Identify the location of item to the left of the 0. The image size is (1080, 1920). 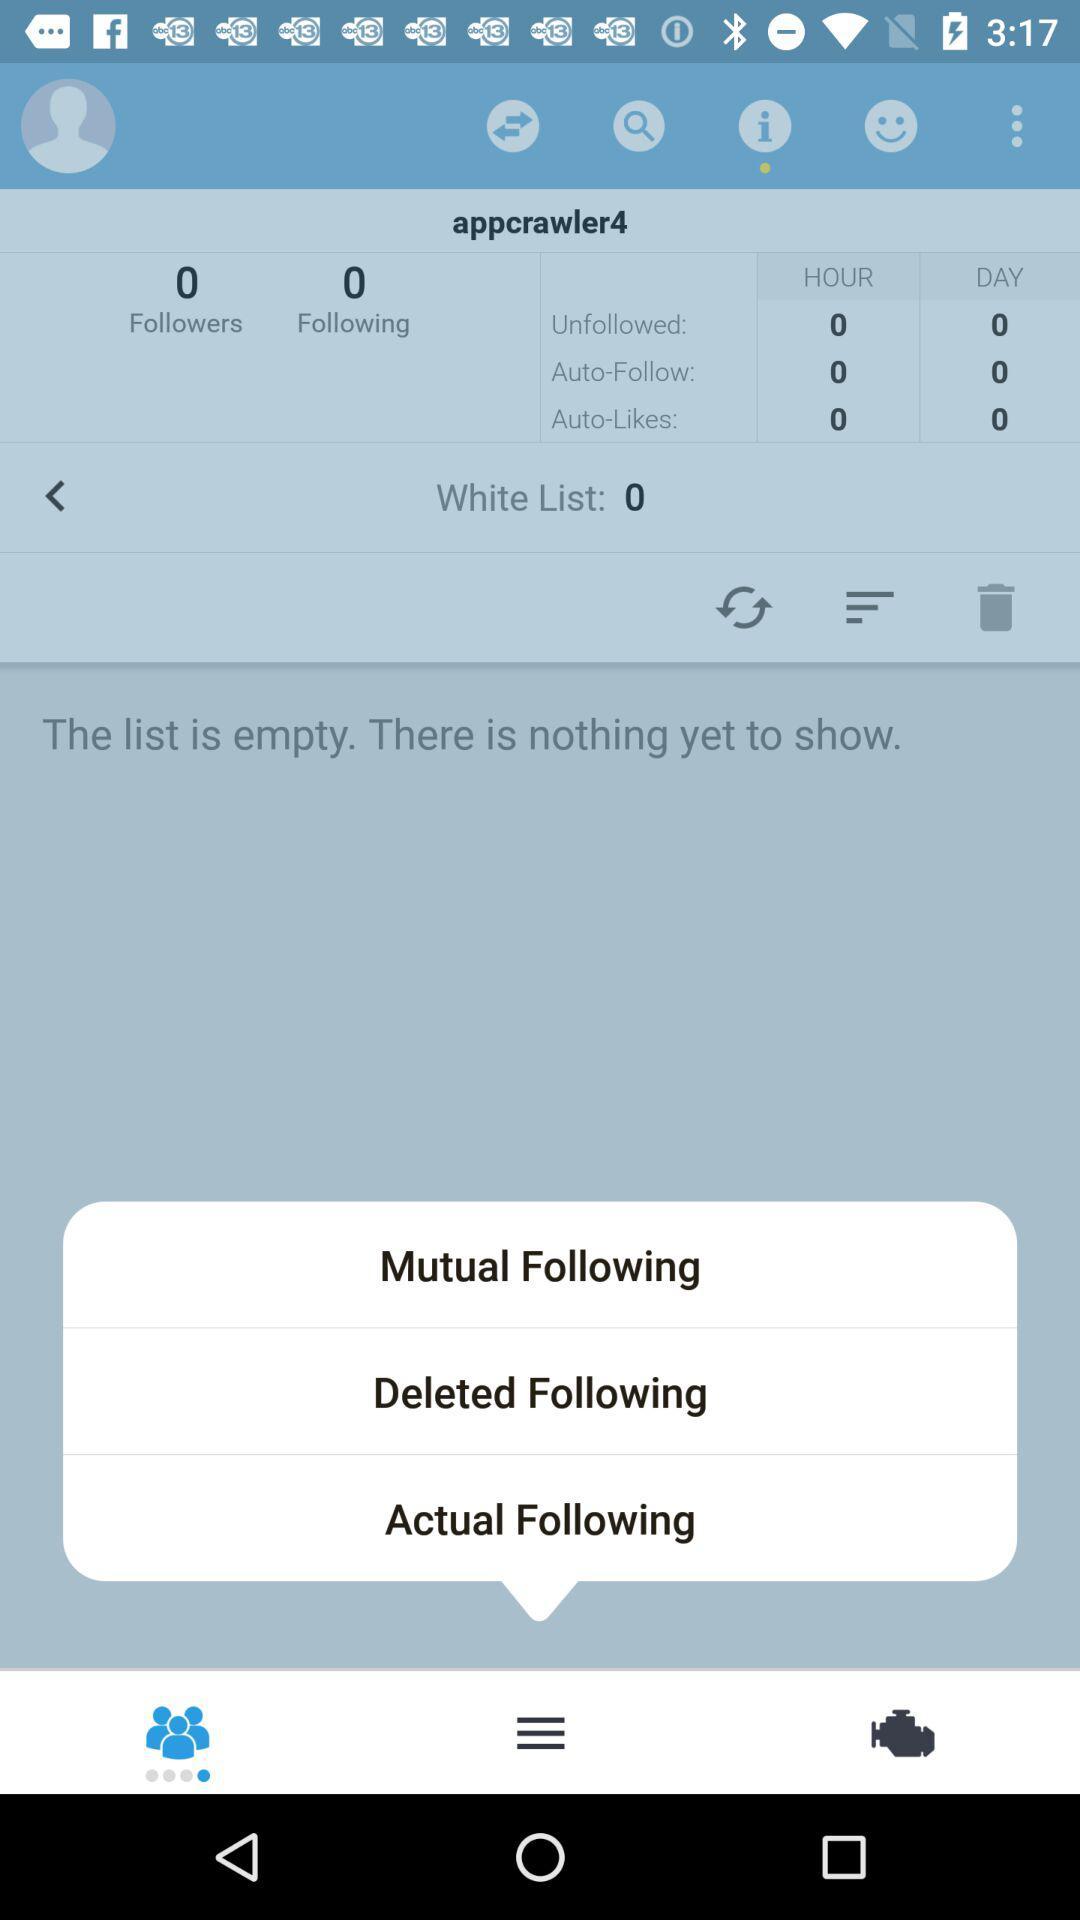
(185, 295).